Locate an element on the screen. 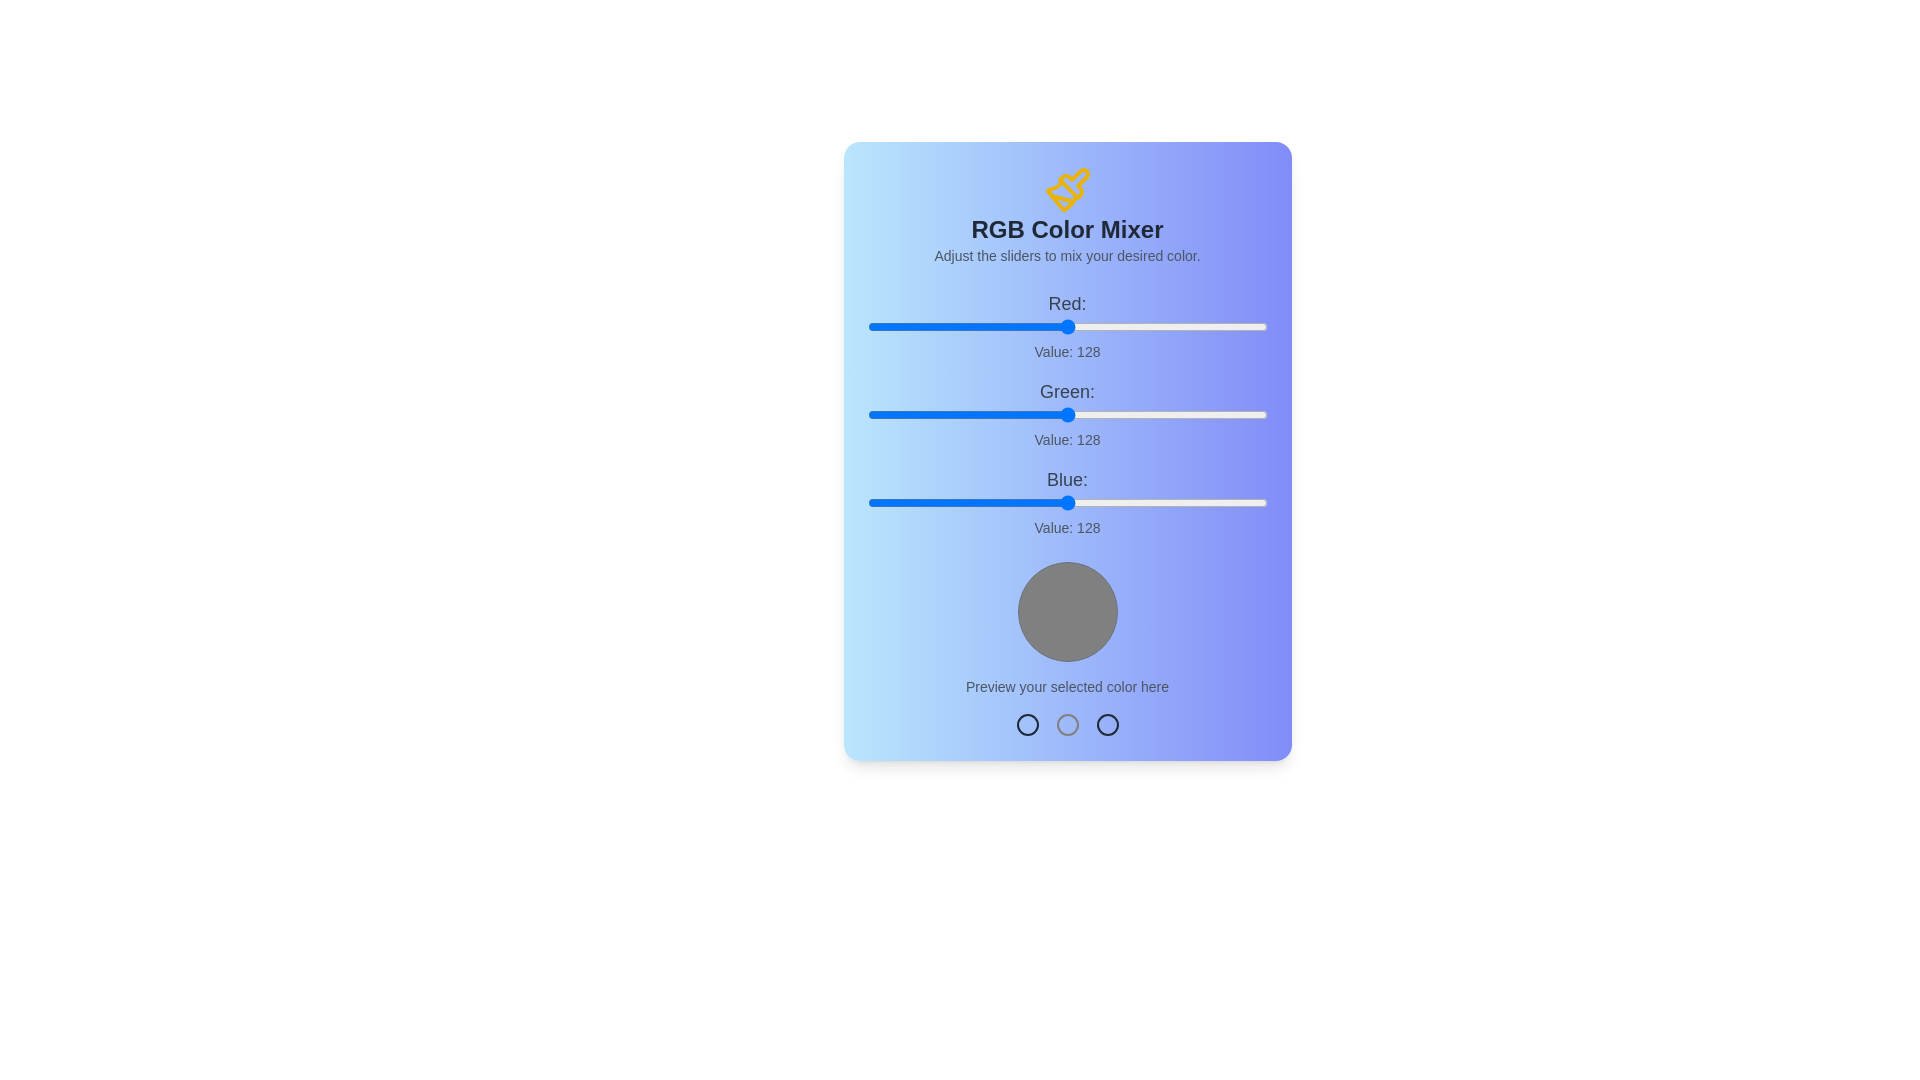 This screenshot has height=1080, width=1920. the red slider to set the red component to 253 is located at coordinates (1263, 326).